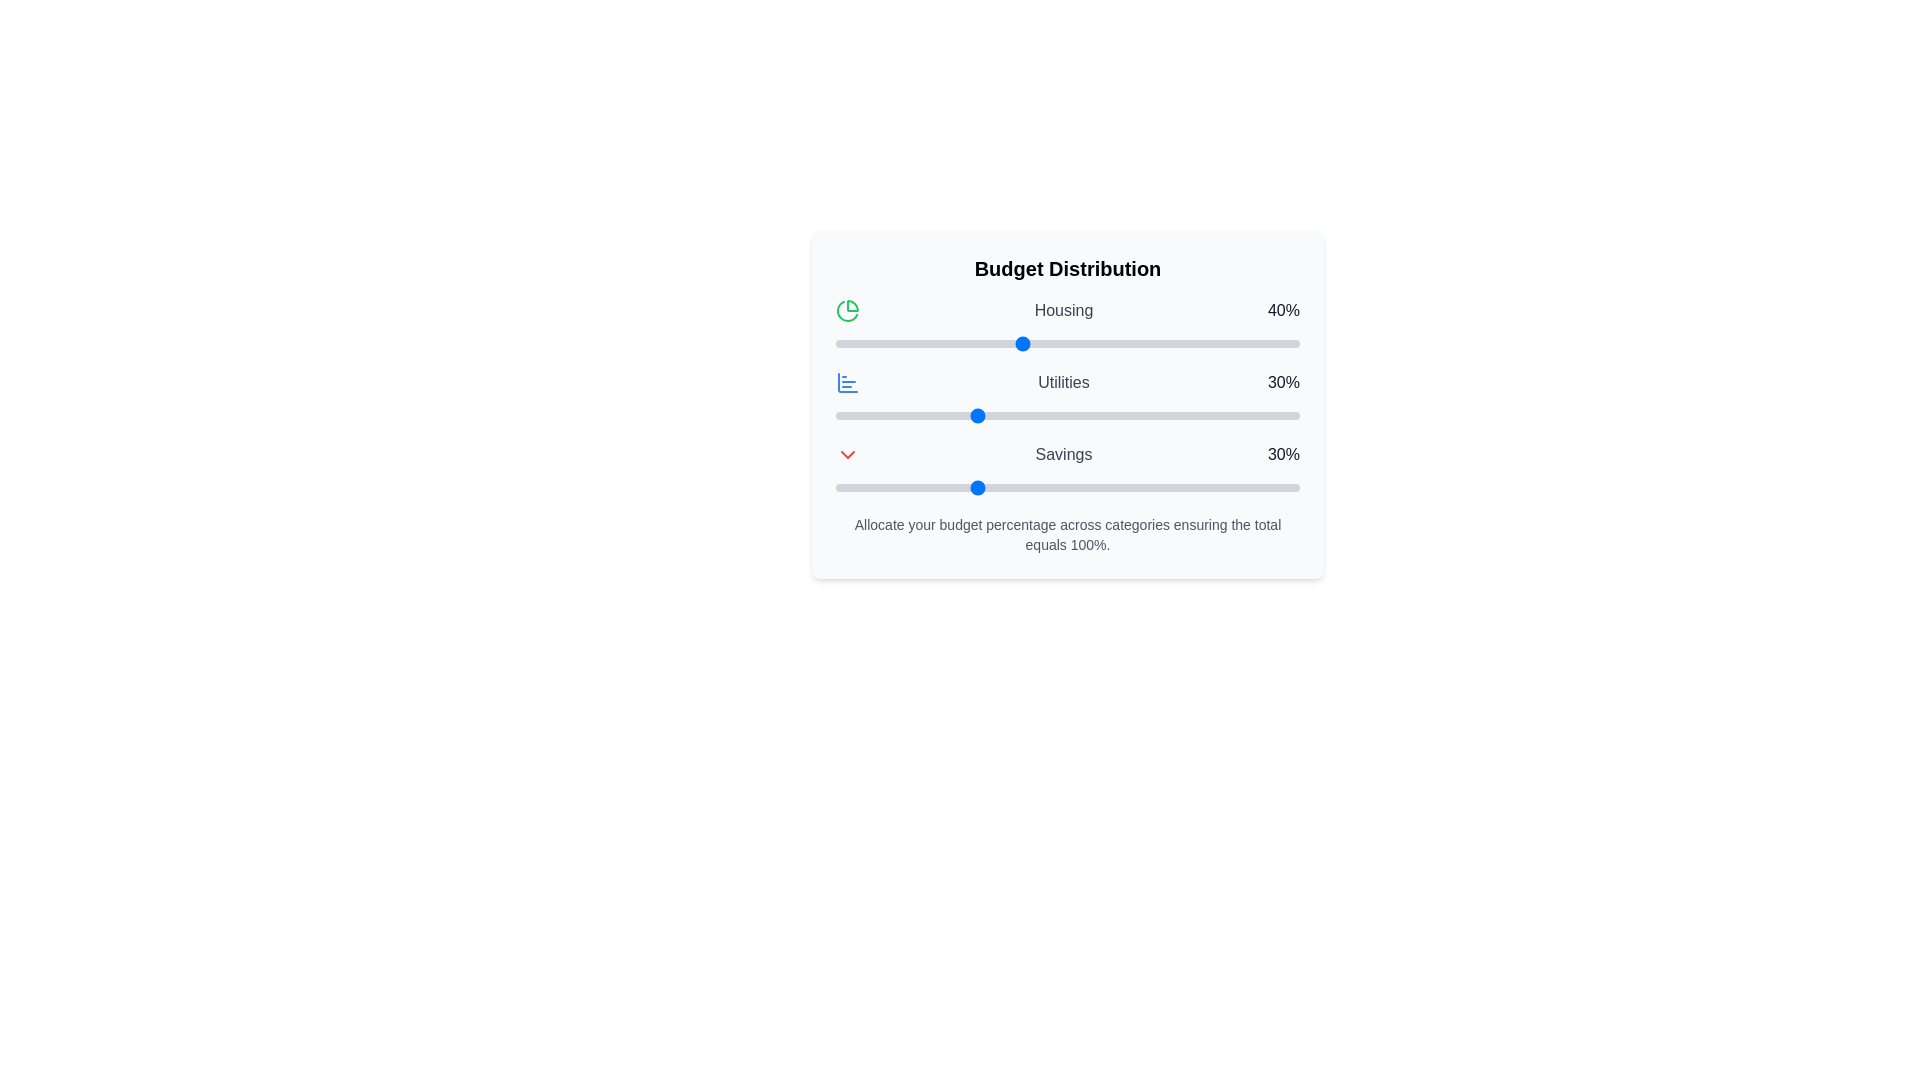  Describe the element at coordinates (1030, 342) in the screenshot. I see `the Housing percentage slider` at that location.